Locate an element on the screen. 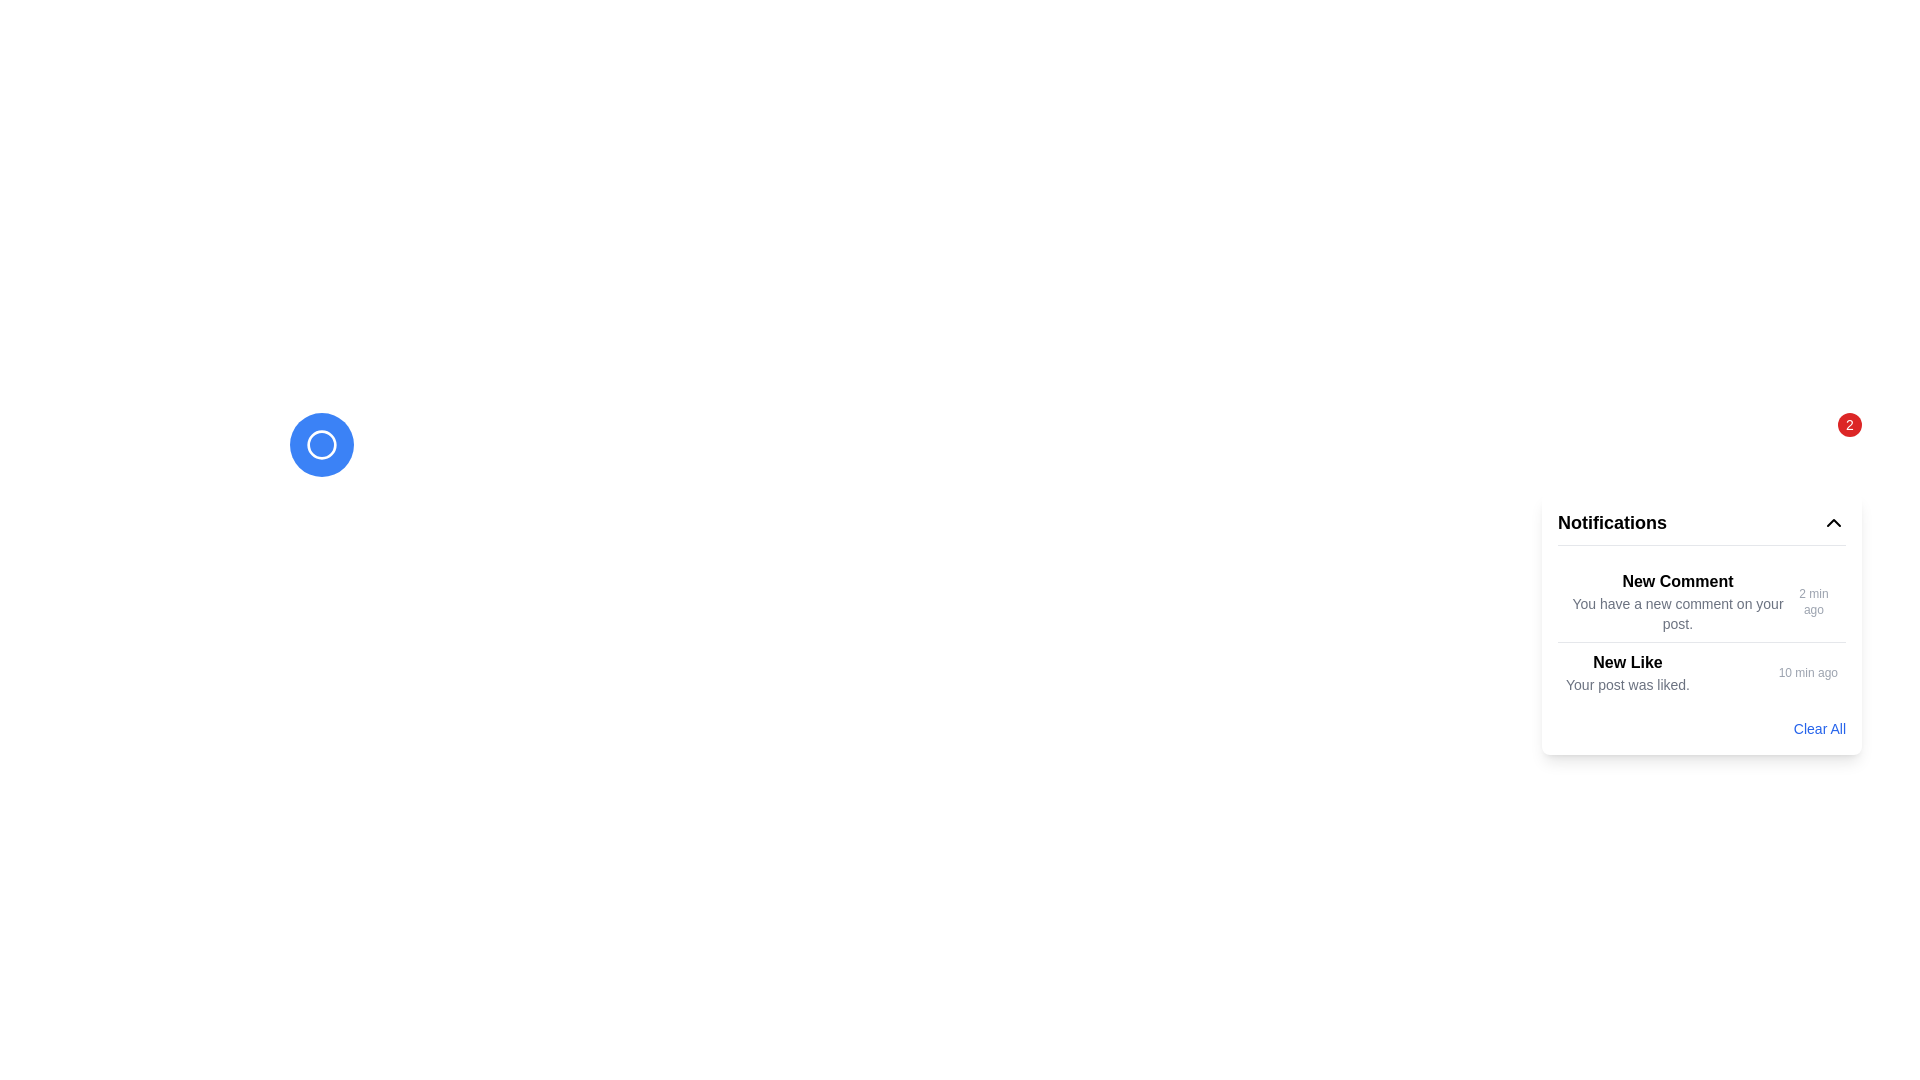  the Notification Item that displays 'New Like' in bold and 'Your post was liked.' in a smaller font, located in the notification dropdown dialog under the 'New Comment' section is located at coordinates (1627, 672).